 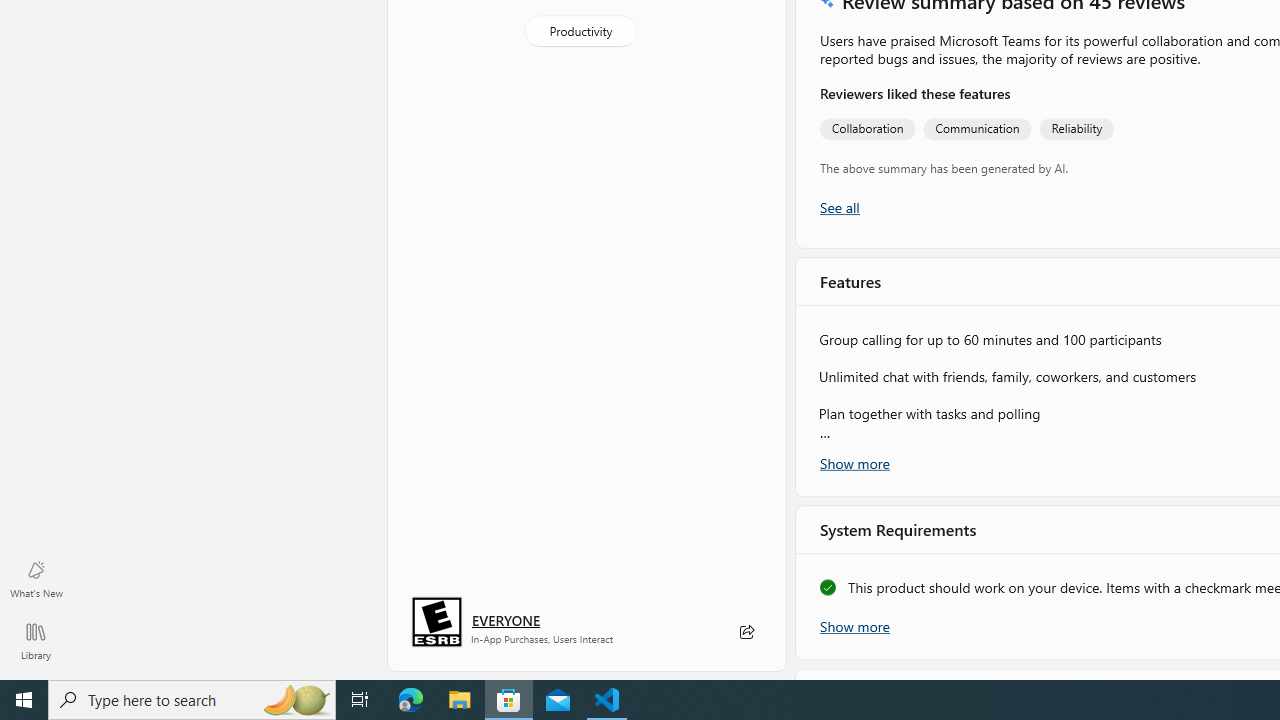 I want to click on 'Show all ratings and reviews', so click(x=839, y=207).